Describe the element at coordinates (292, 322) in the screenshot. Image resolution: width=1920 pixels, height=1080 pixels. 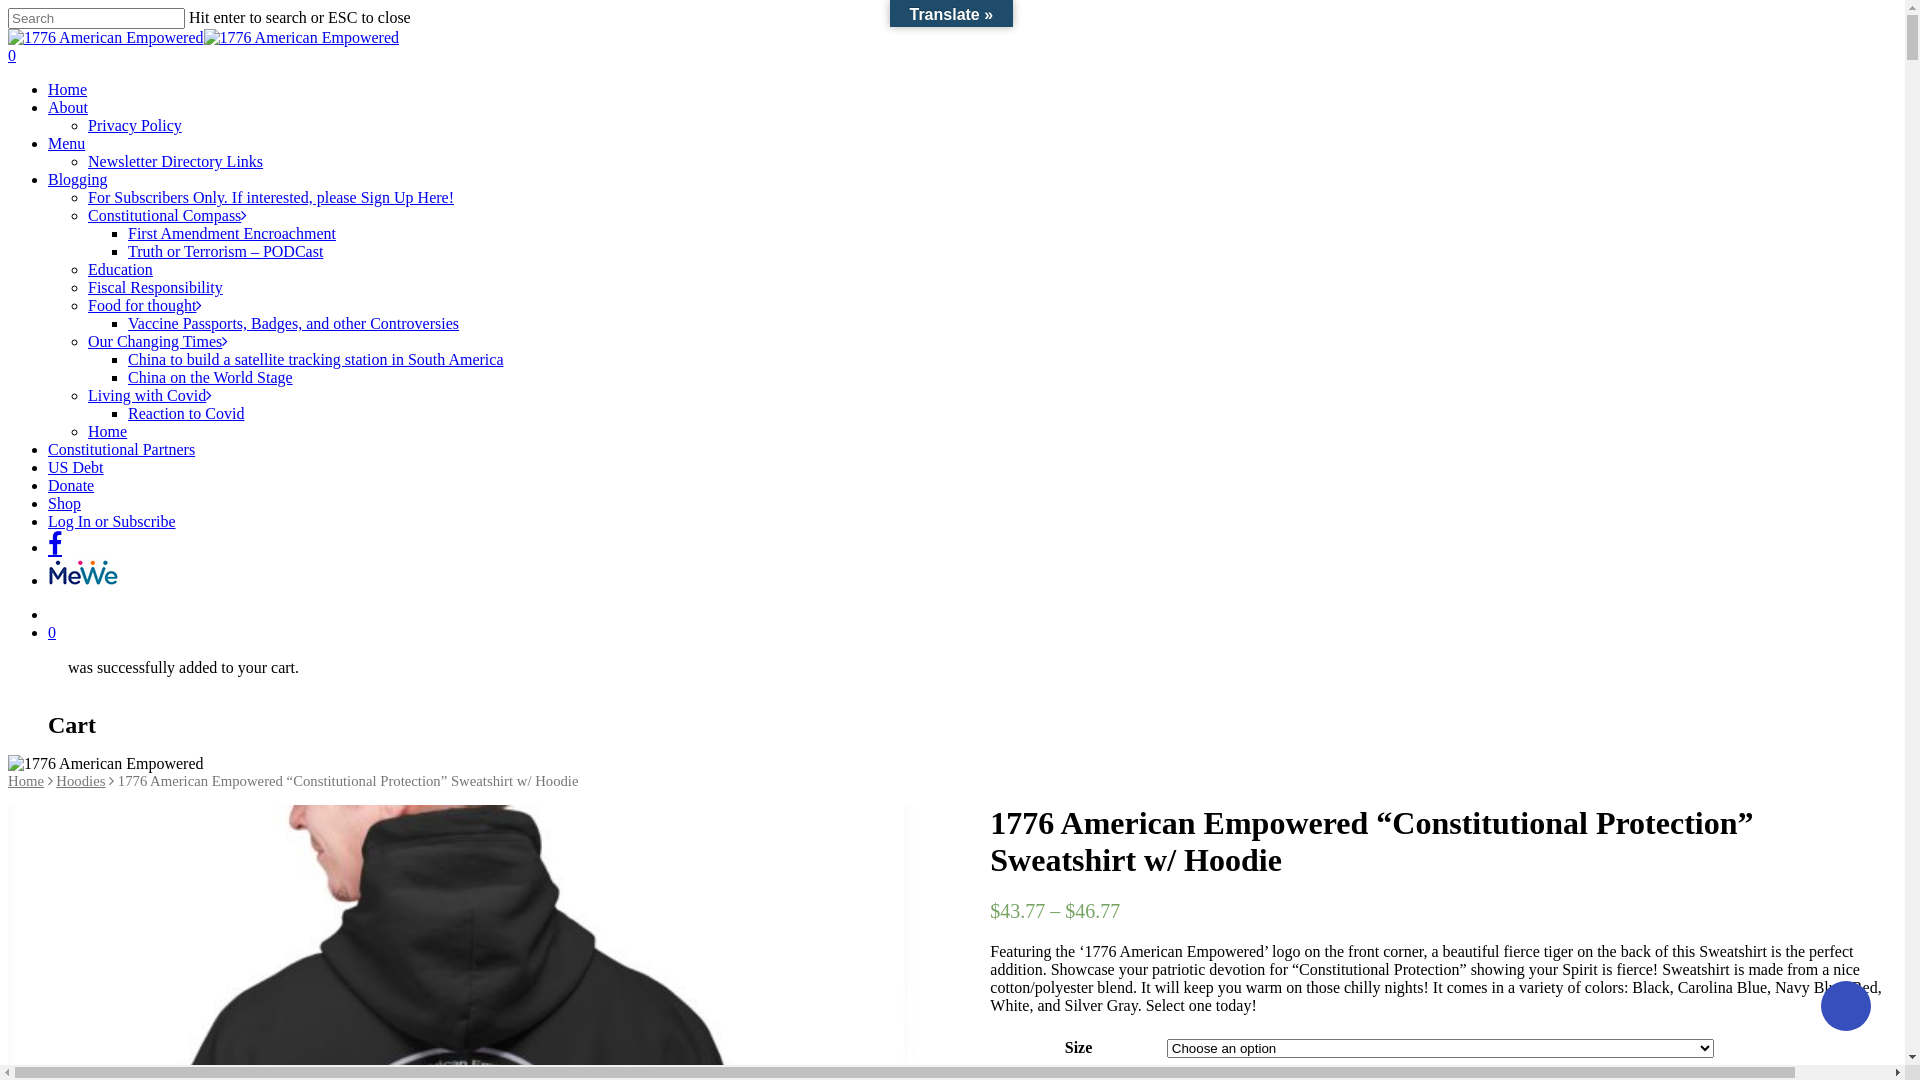
I see `'Vaccine Passports, Badges, and other Controversies'` at that location.